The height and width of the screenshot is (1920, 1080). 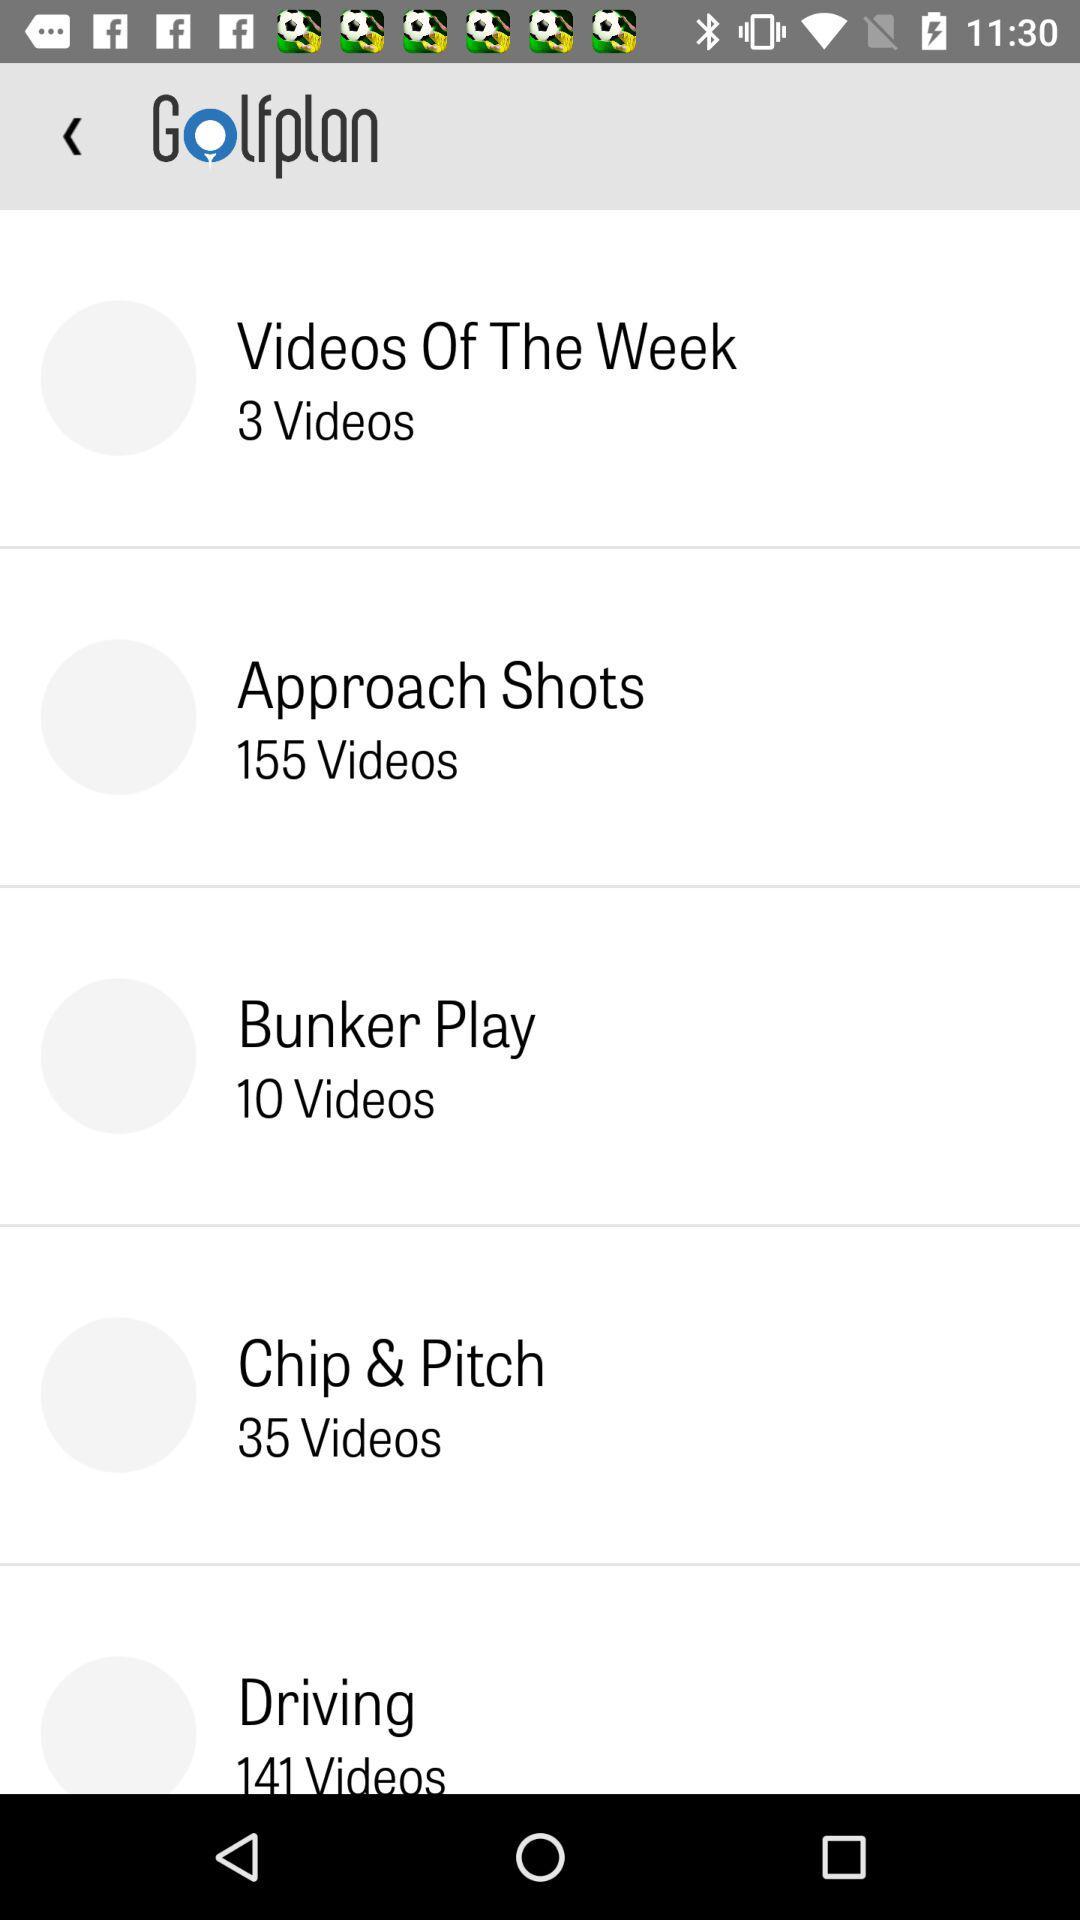 I want to click on the 141 videos item, so click(x=341, y=1767).